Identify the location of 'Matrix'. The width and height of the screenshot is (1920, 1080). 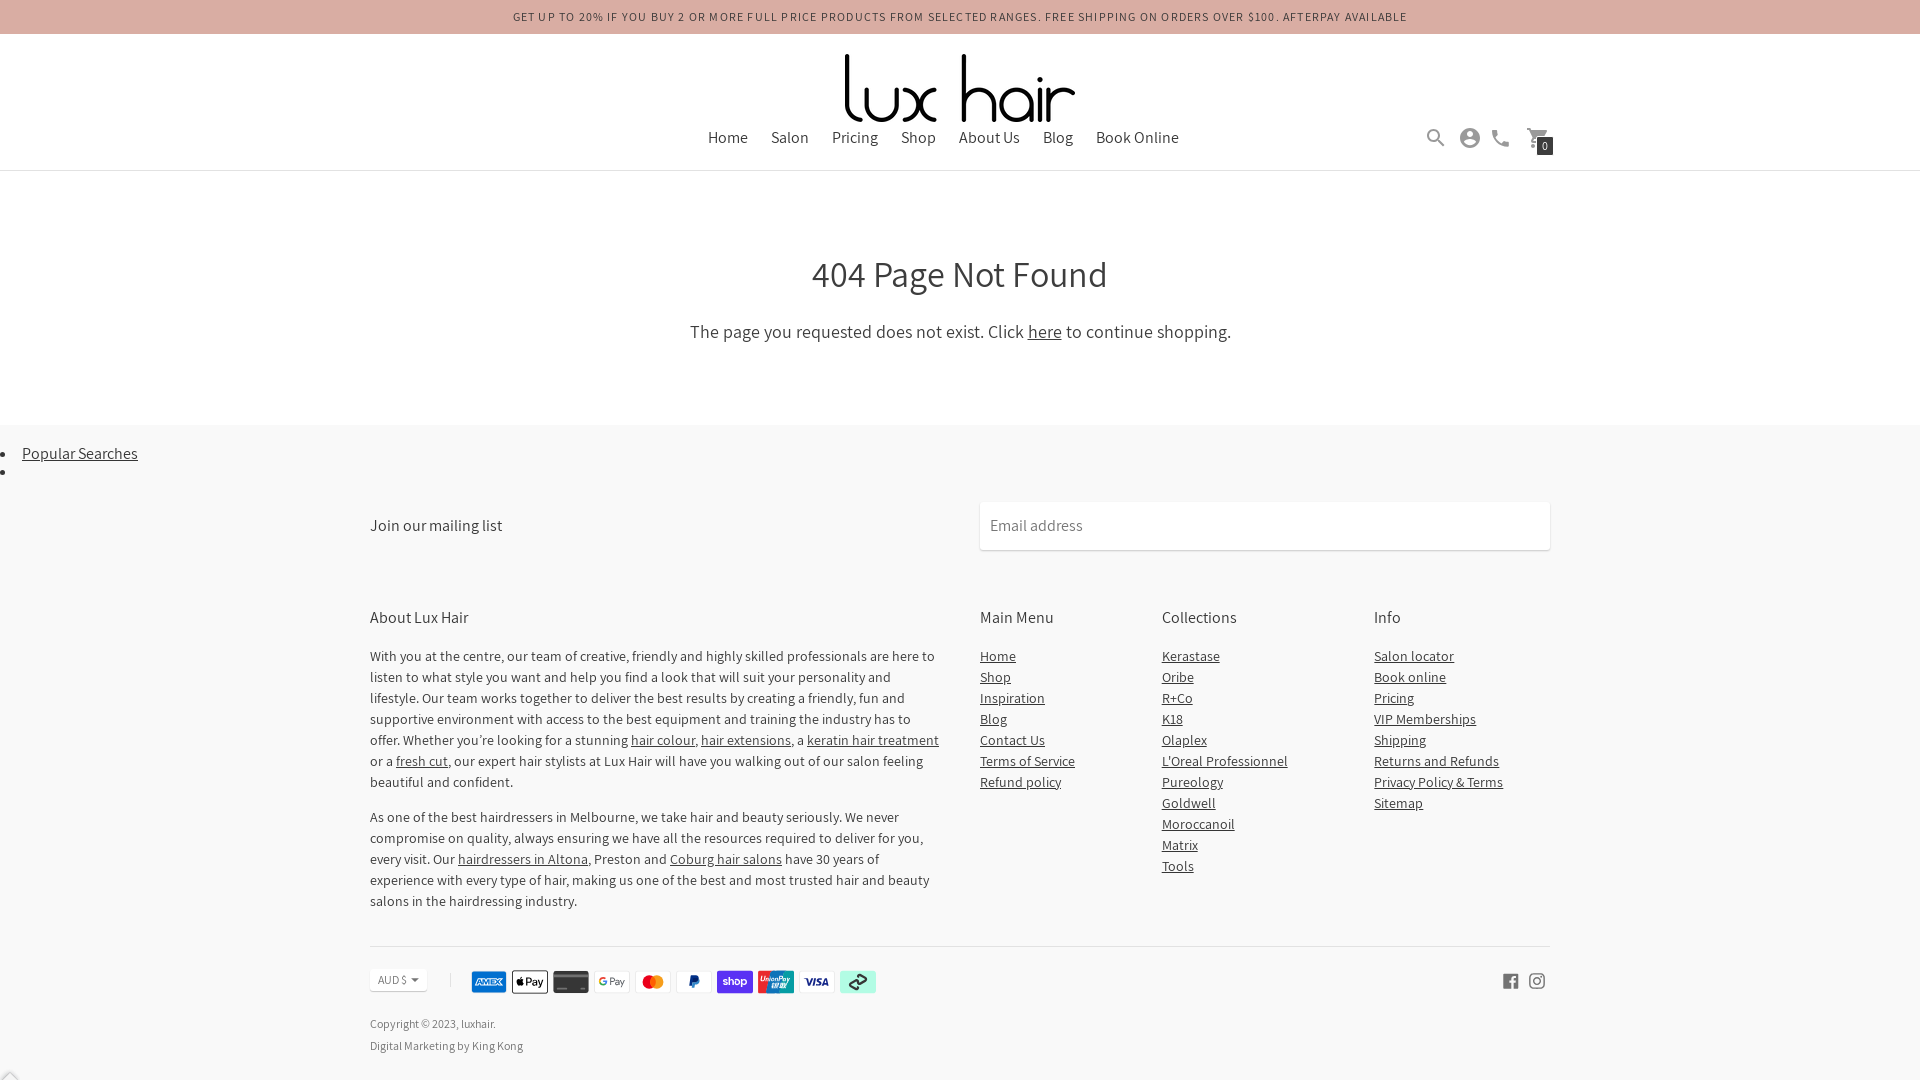
(1180, 844).